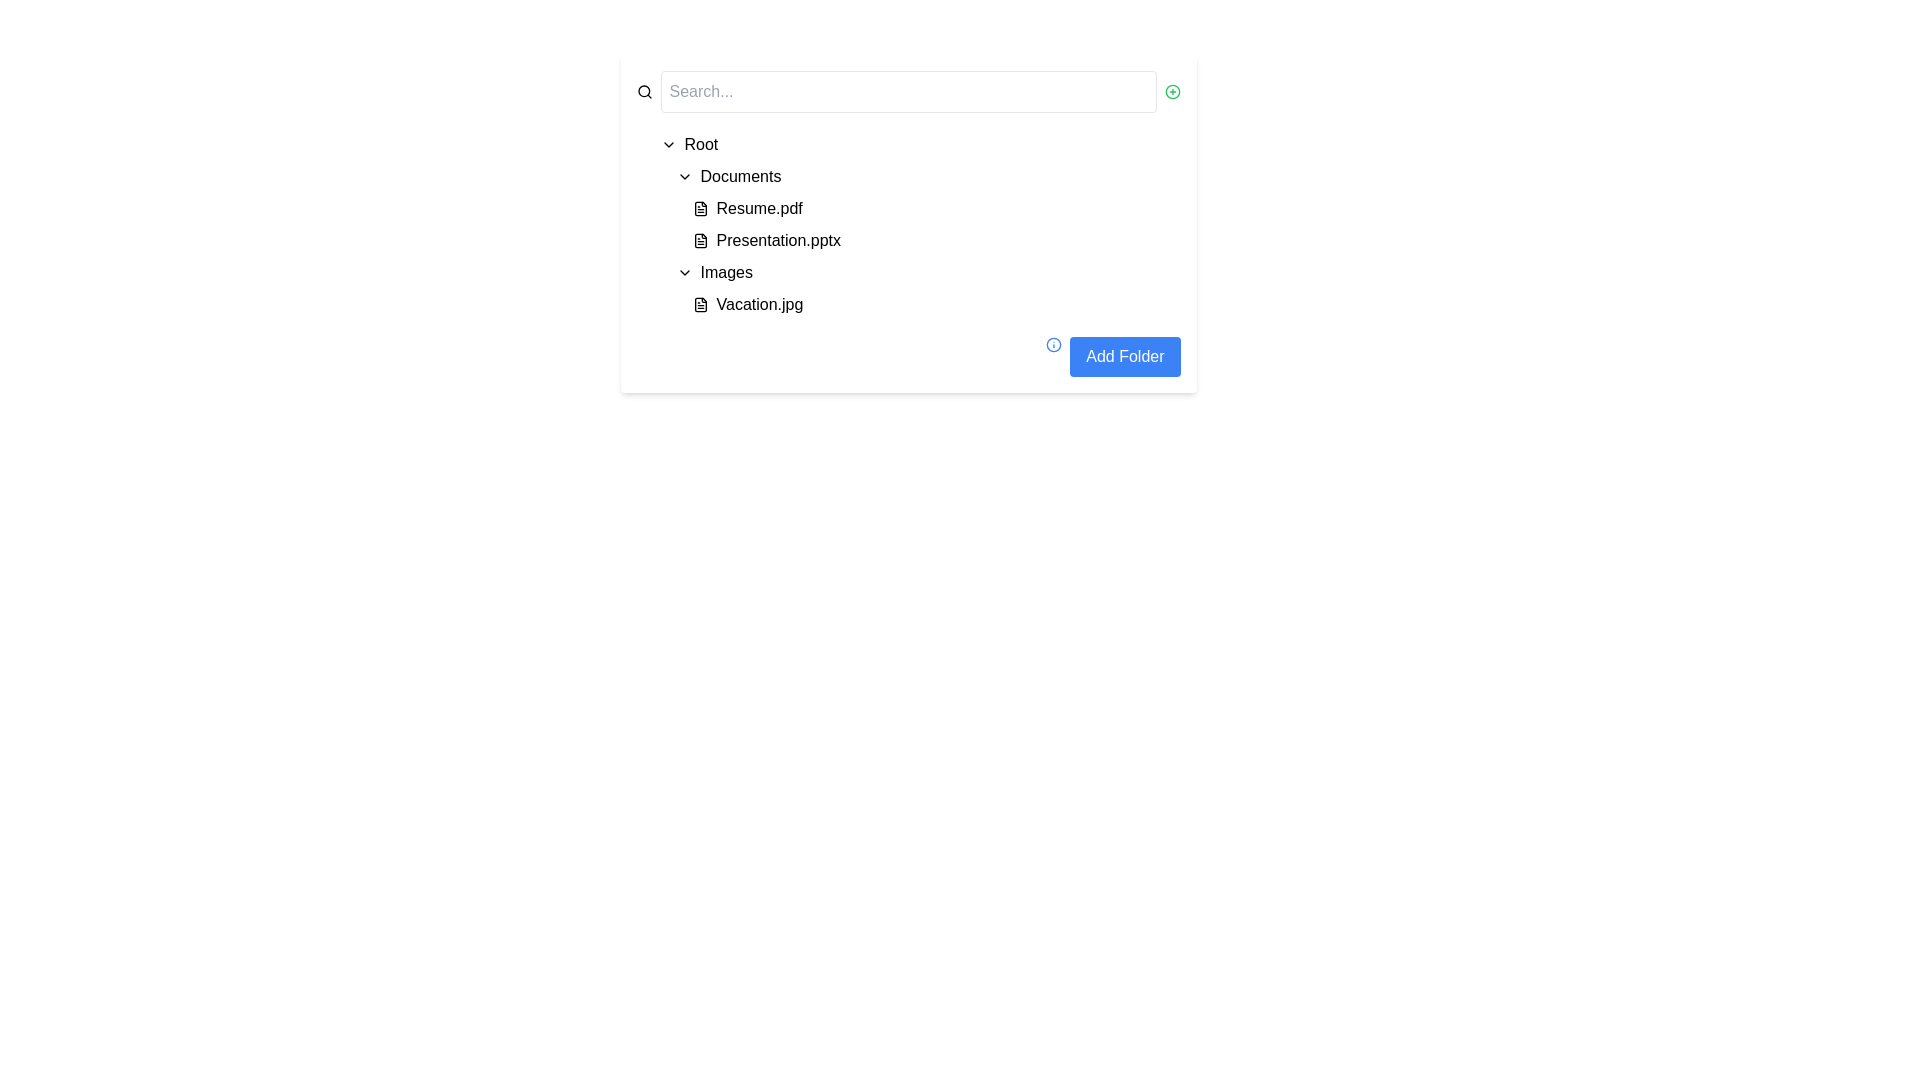 The width and height of the screenshot is (1920, 1080). I want to click on the text label displaying the file name 'Presentation.pptx' in the Documents section of the file explorer interface, so click(777, 239).